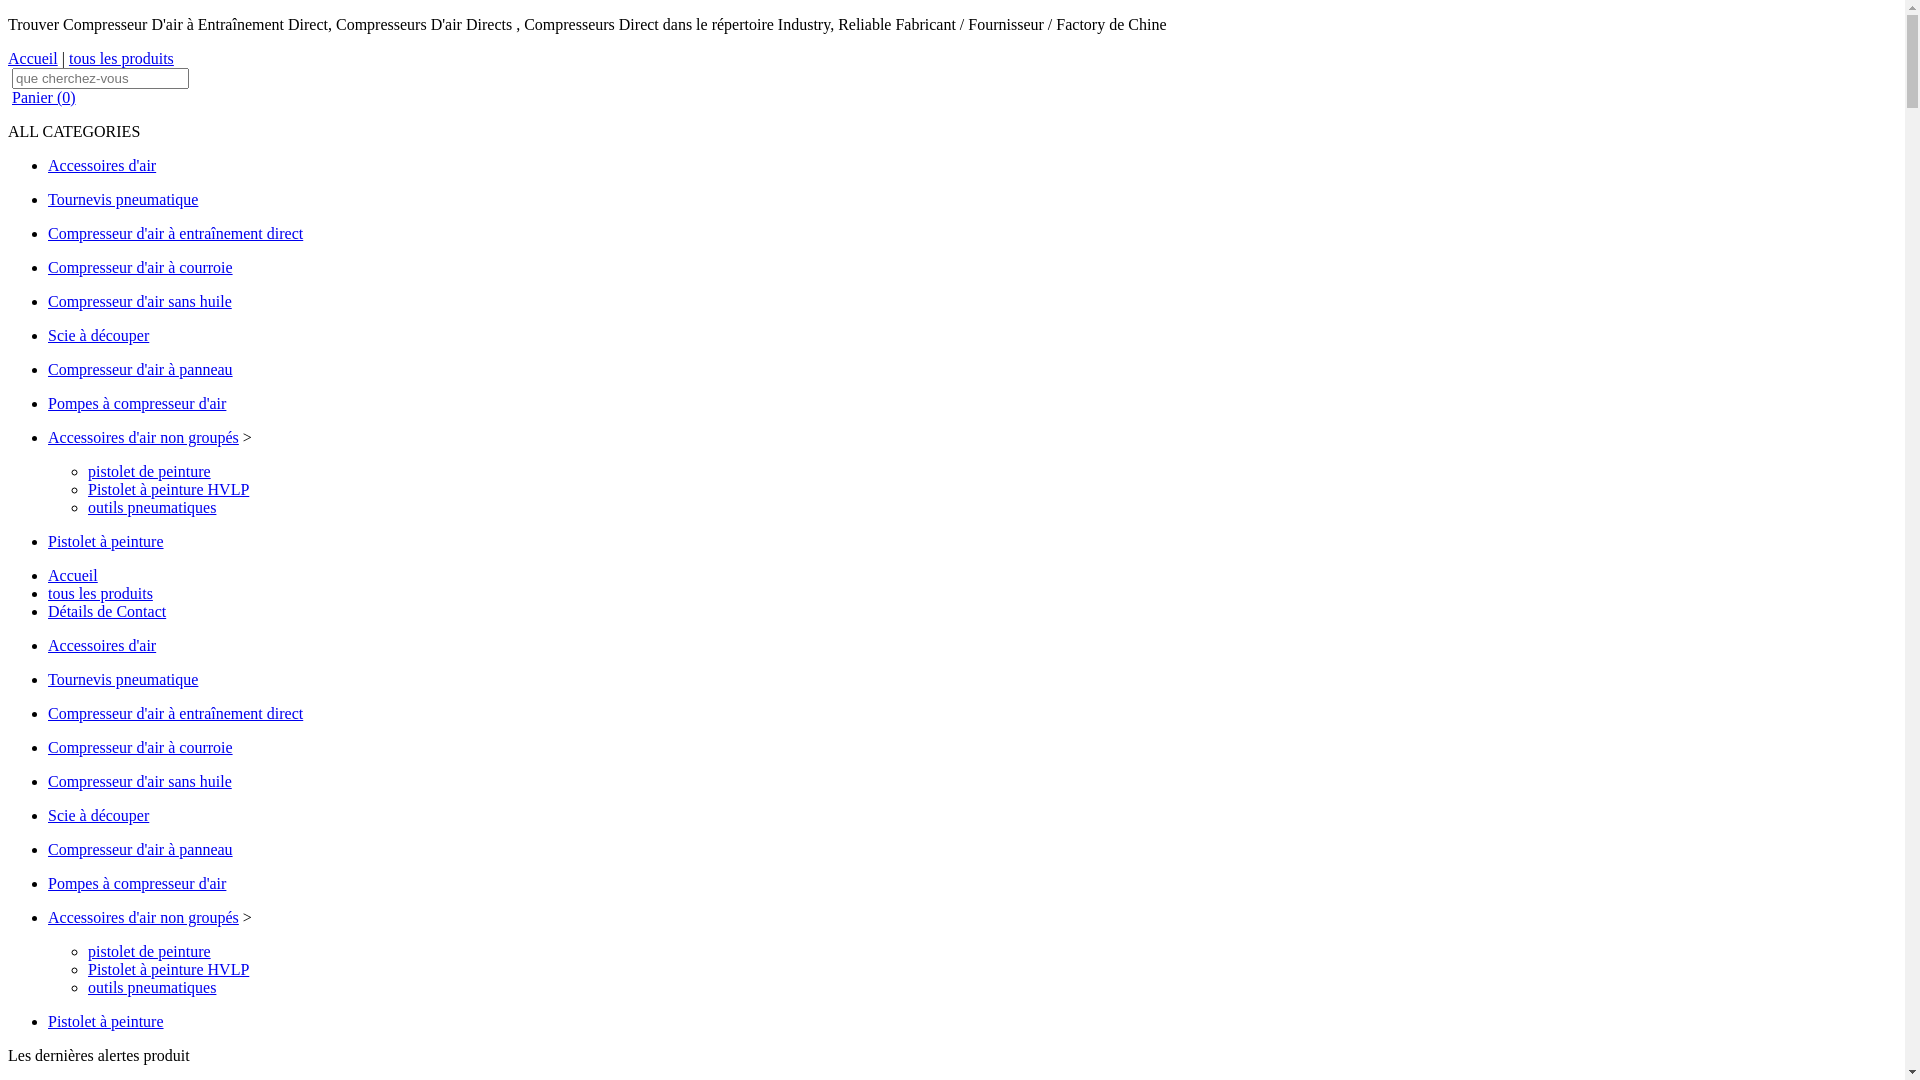 The image size is (1920, 1080). What do you see at coordinates (43, 97) in the screenshot?
I see `'Panier (0)'` at bounding box center [43, 97].